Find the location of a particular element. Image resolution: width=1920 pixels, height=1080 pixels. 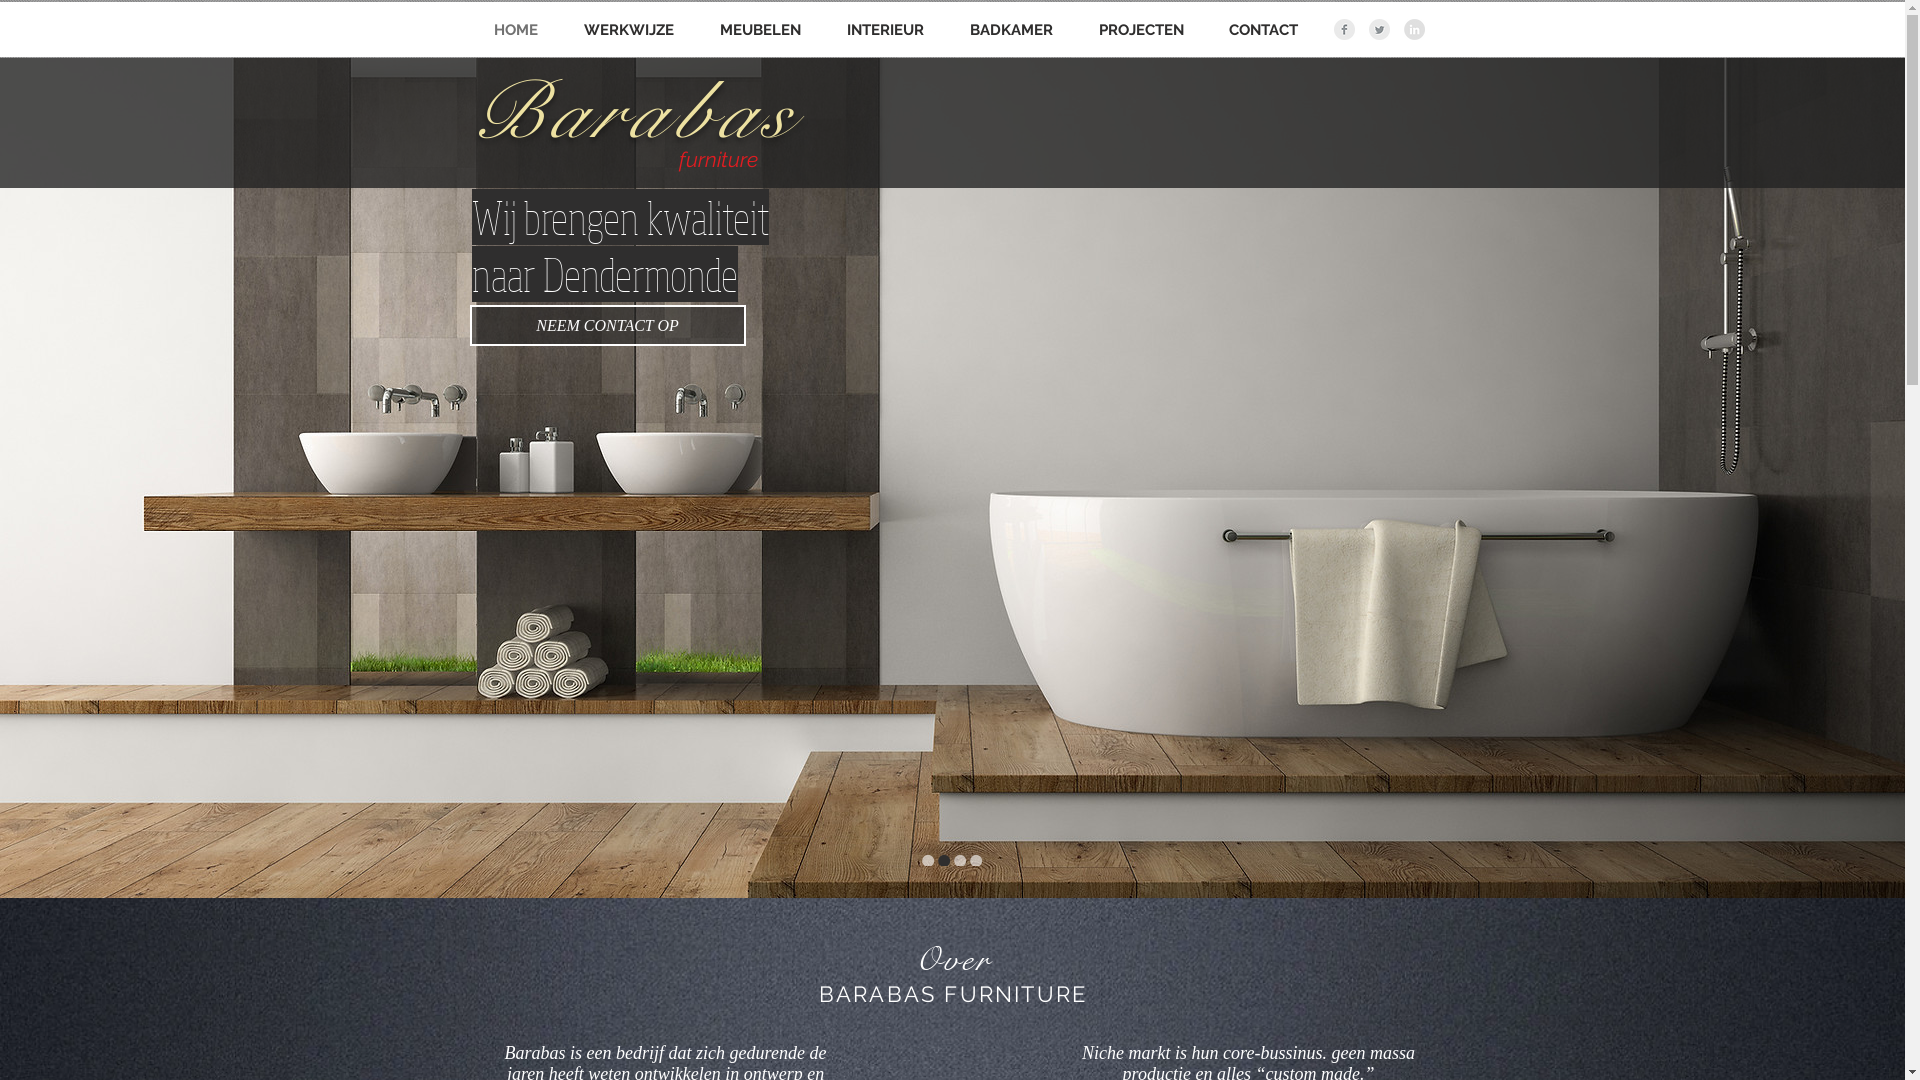

'MEUBELEN' is located at coordinates (758, 30).